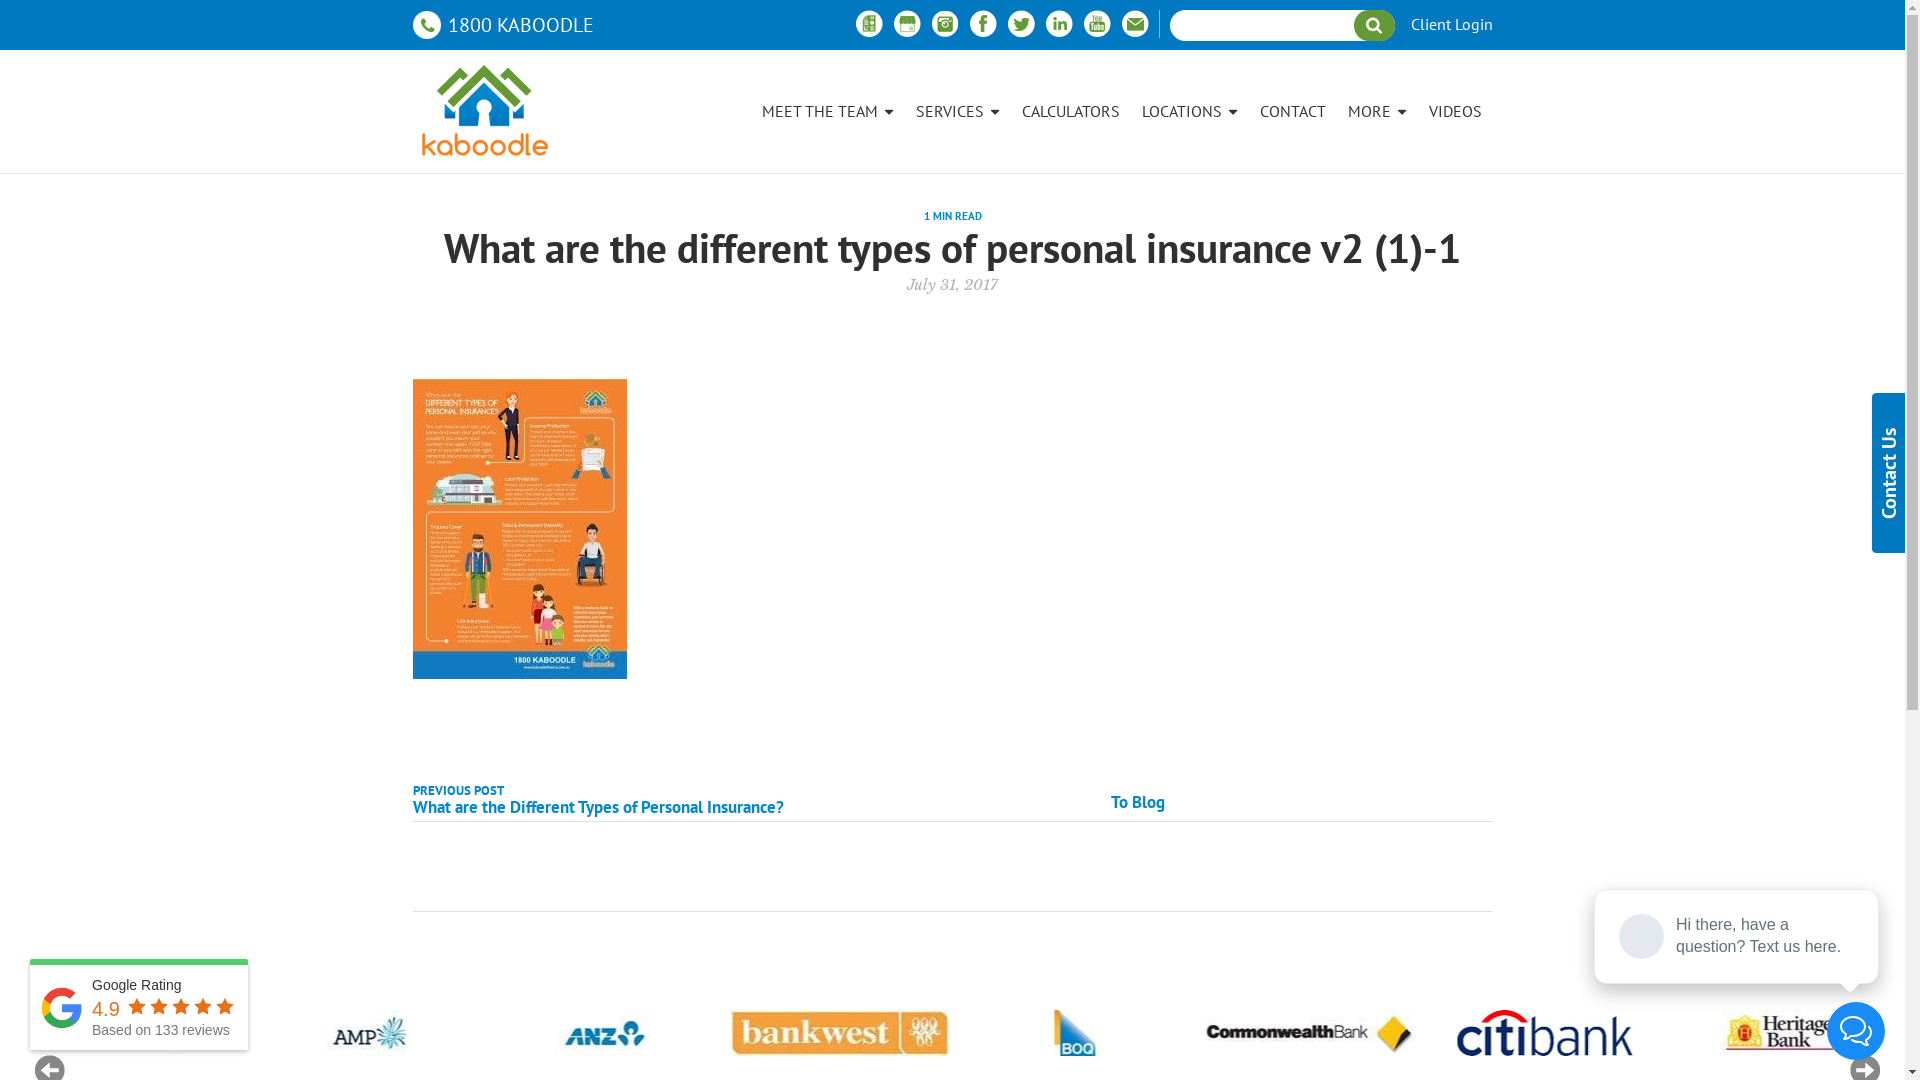 This screenshot has height=1080, width=1920. I want to click on 'Google Rating, so click(138, 1004).